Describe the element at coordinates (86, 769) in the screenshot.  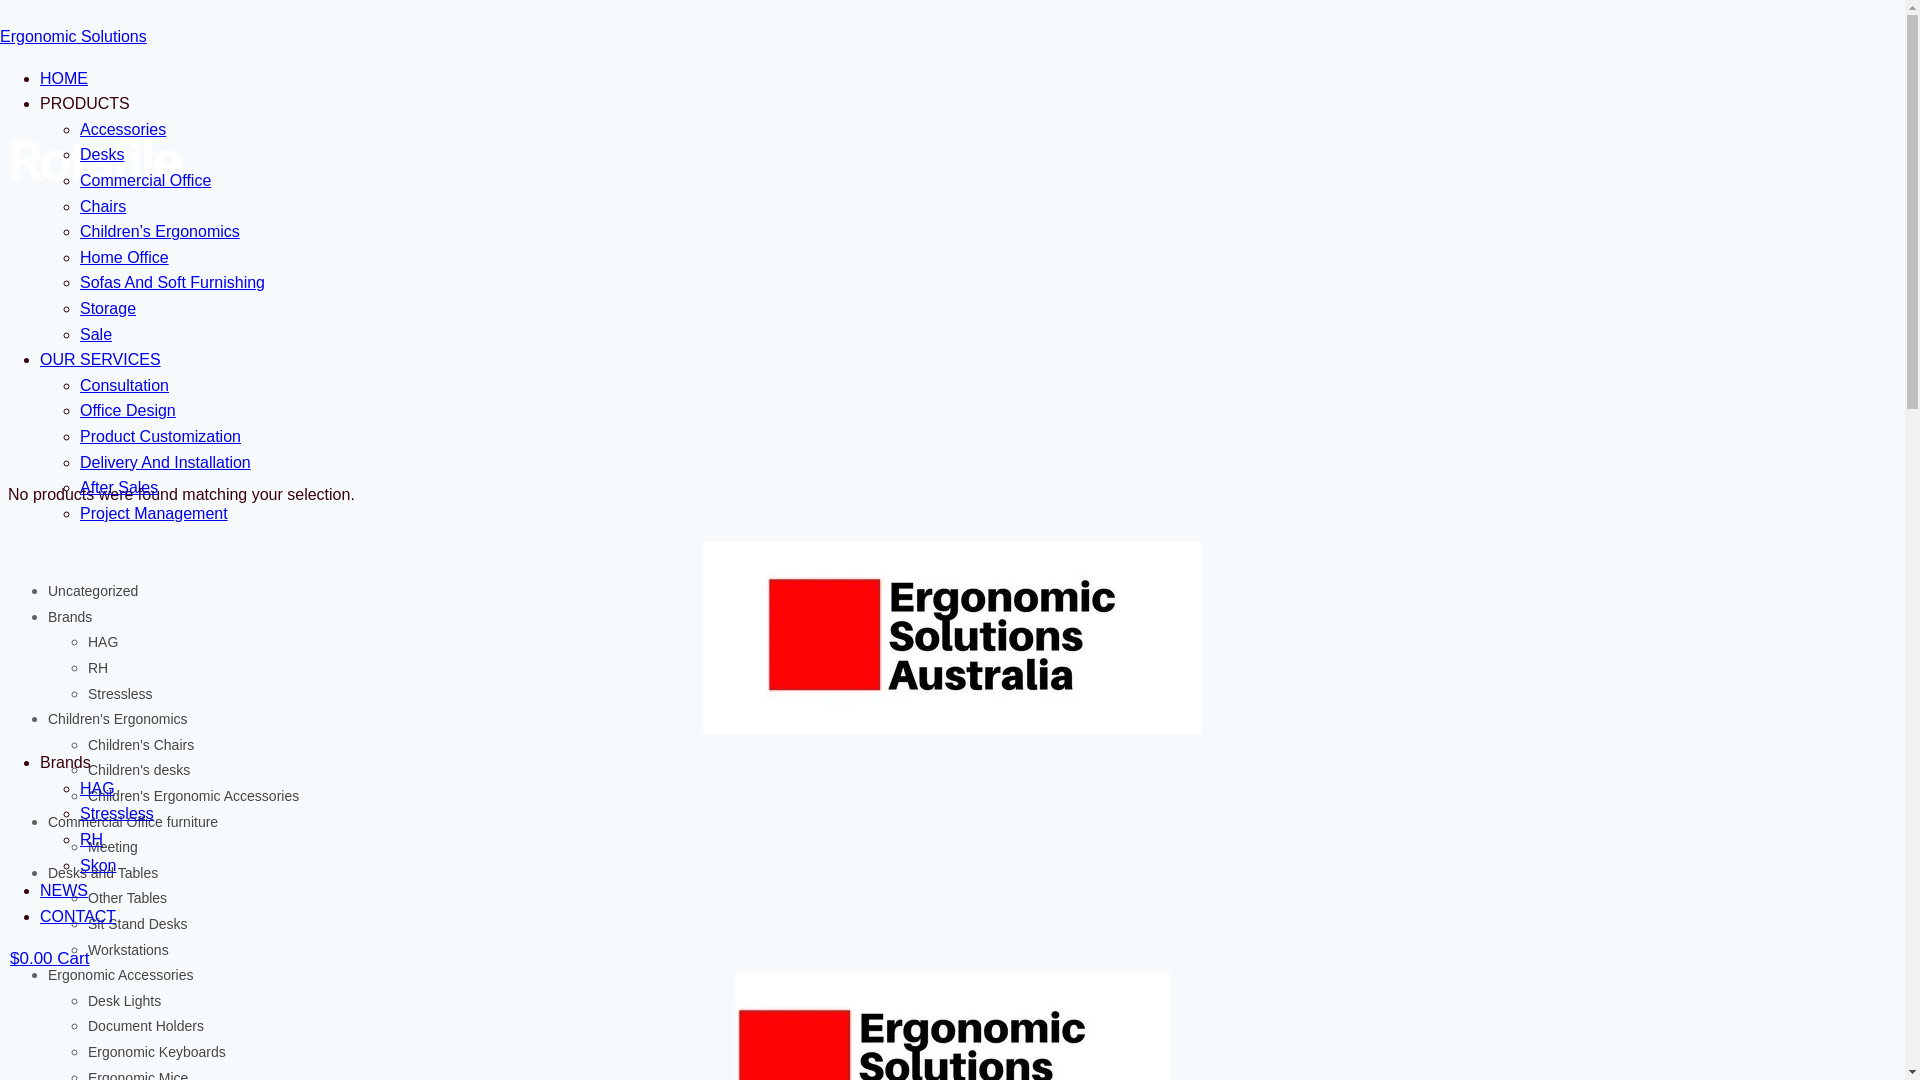
I see `'Children's desks'` at that location.